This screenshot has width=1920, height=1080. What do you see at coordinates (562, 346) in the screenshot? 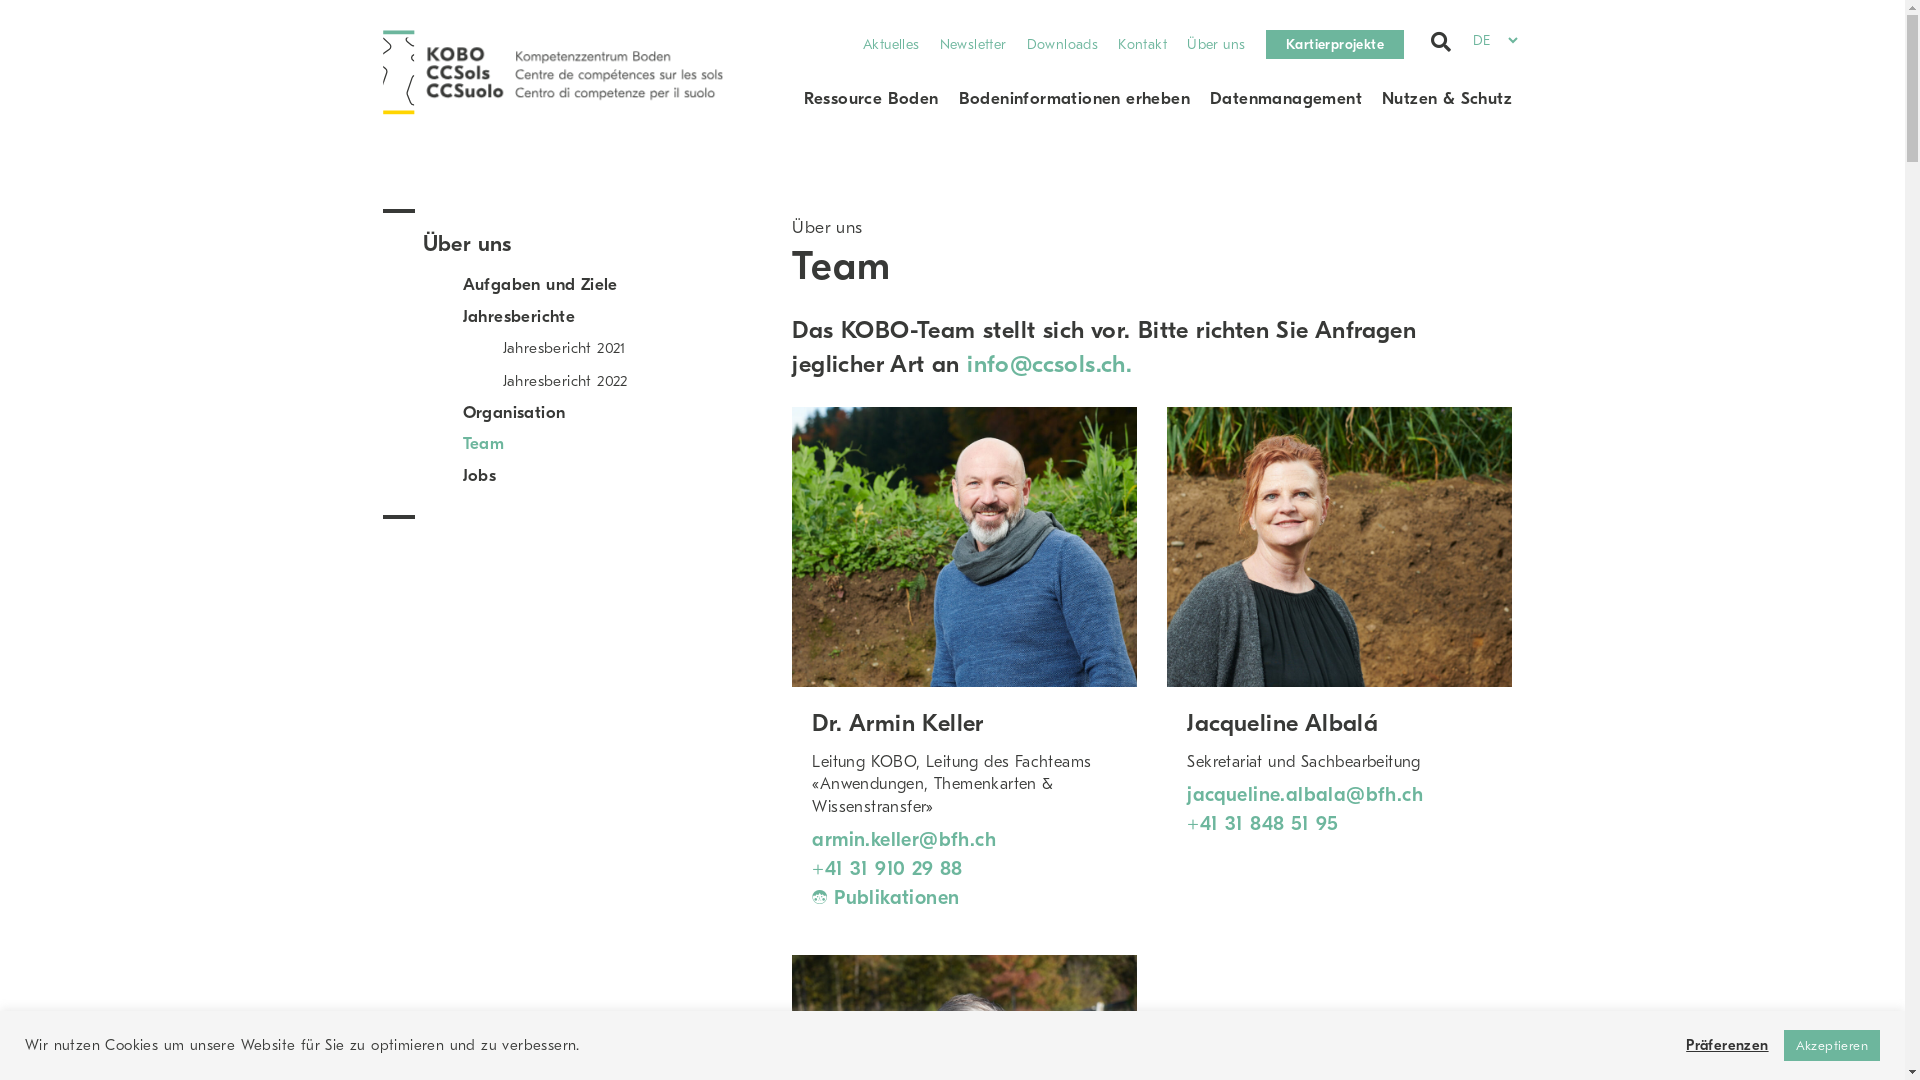
I see `'Jahresbericht 2021'` at bounding box center [562, 346].